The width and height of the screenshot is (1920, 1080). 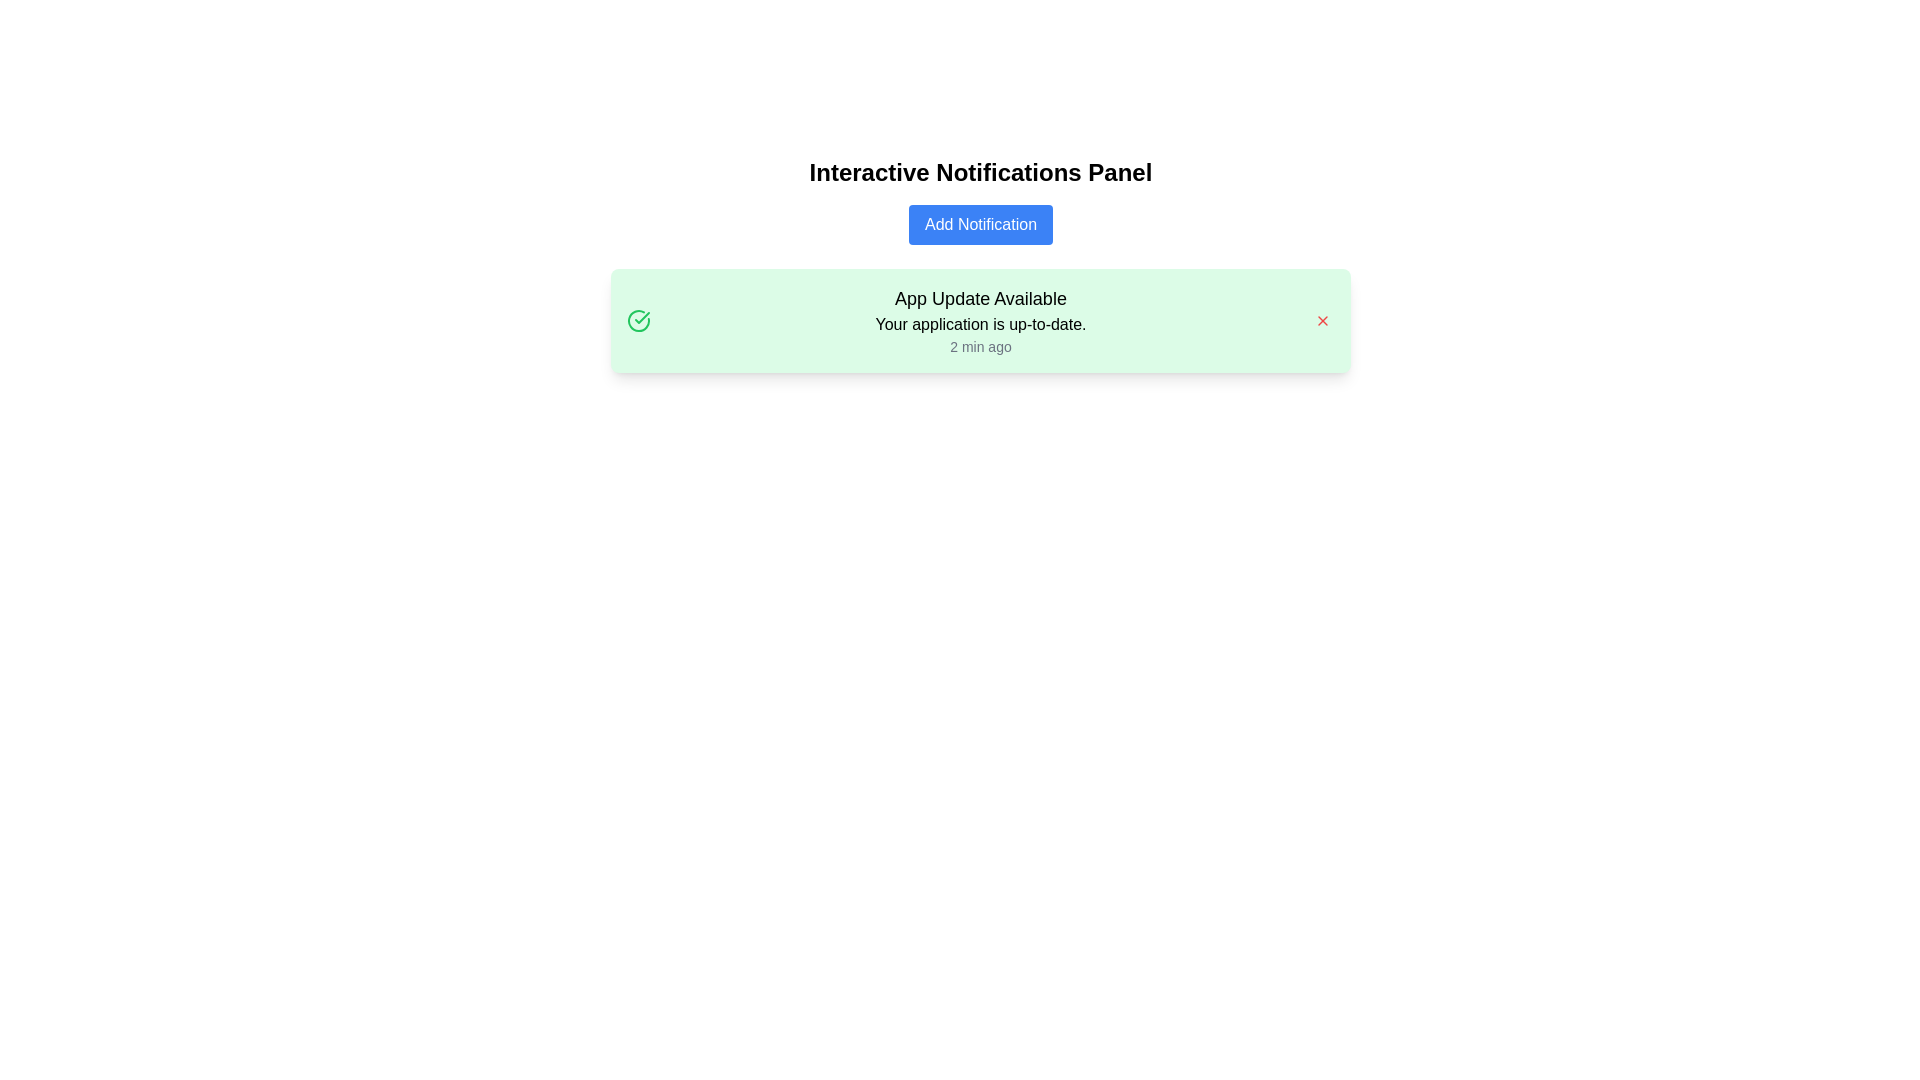 What do you see at coordinates (980, 346) in the screenshot?
I see `the text label displaying '2 min ago' in a small gray font, located below 'Your application is up-to-date.' in the notification box` at bounding box center [980, 346].